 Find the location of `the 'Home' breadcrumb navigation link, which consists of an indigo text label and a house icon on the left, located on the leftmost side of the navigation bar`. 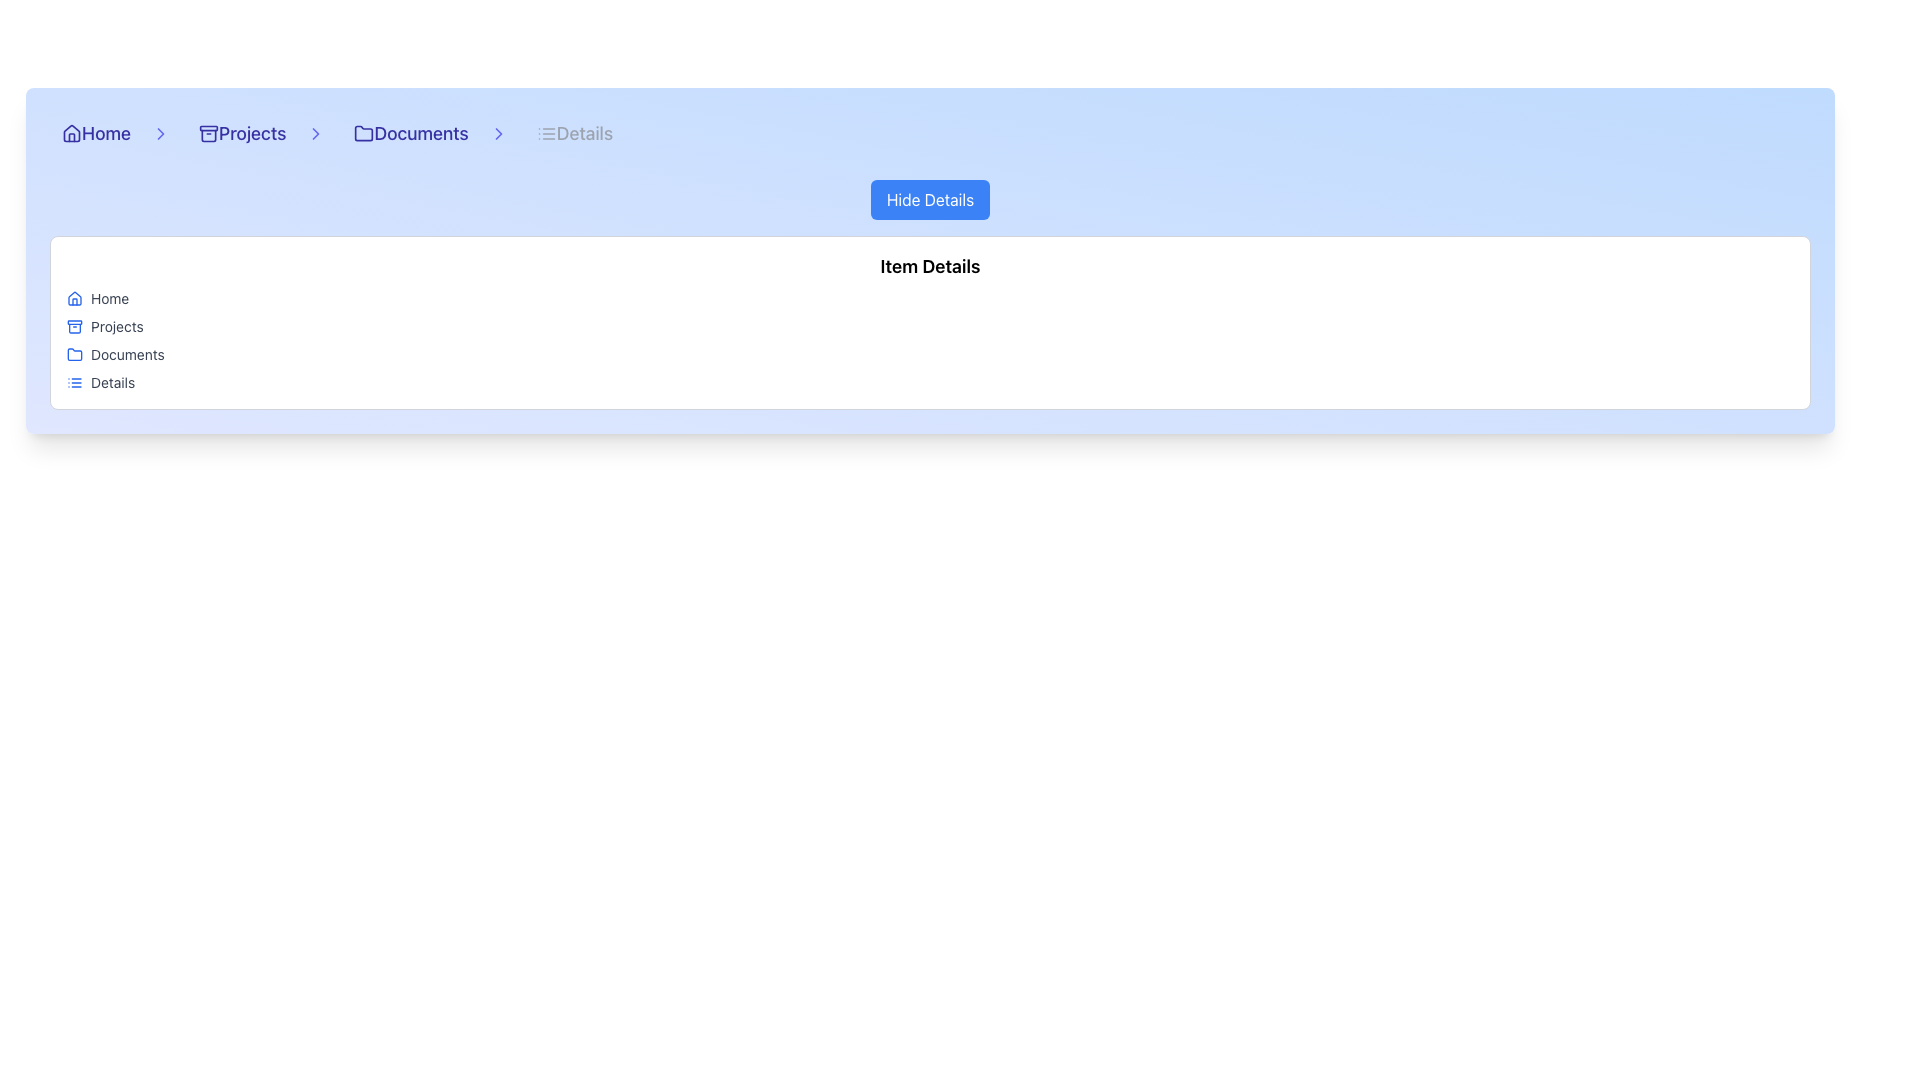

the 'Home' breadcrumb navigation link, which consists of an indigo text label and a house icon on the left, located on the leftmost side of the navigation bar is located at coordinates (109, 134).